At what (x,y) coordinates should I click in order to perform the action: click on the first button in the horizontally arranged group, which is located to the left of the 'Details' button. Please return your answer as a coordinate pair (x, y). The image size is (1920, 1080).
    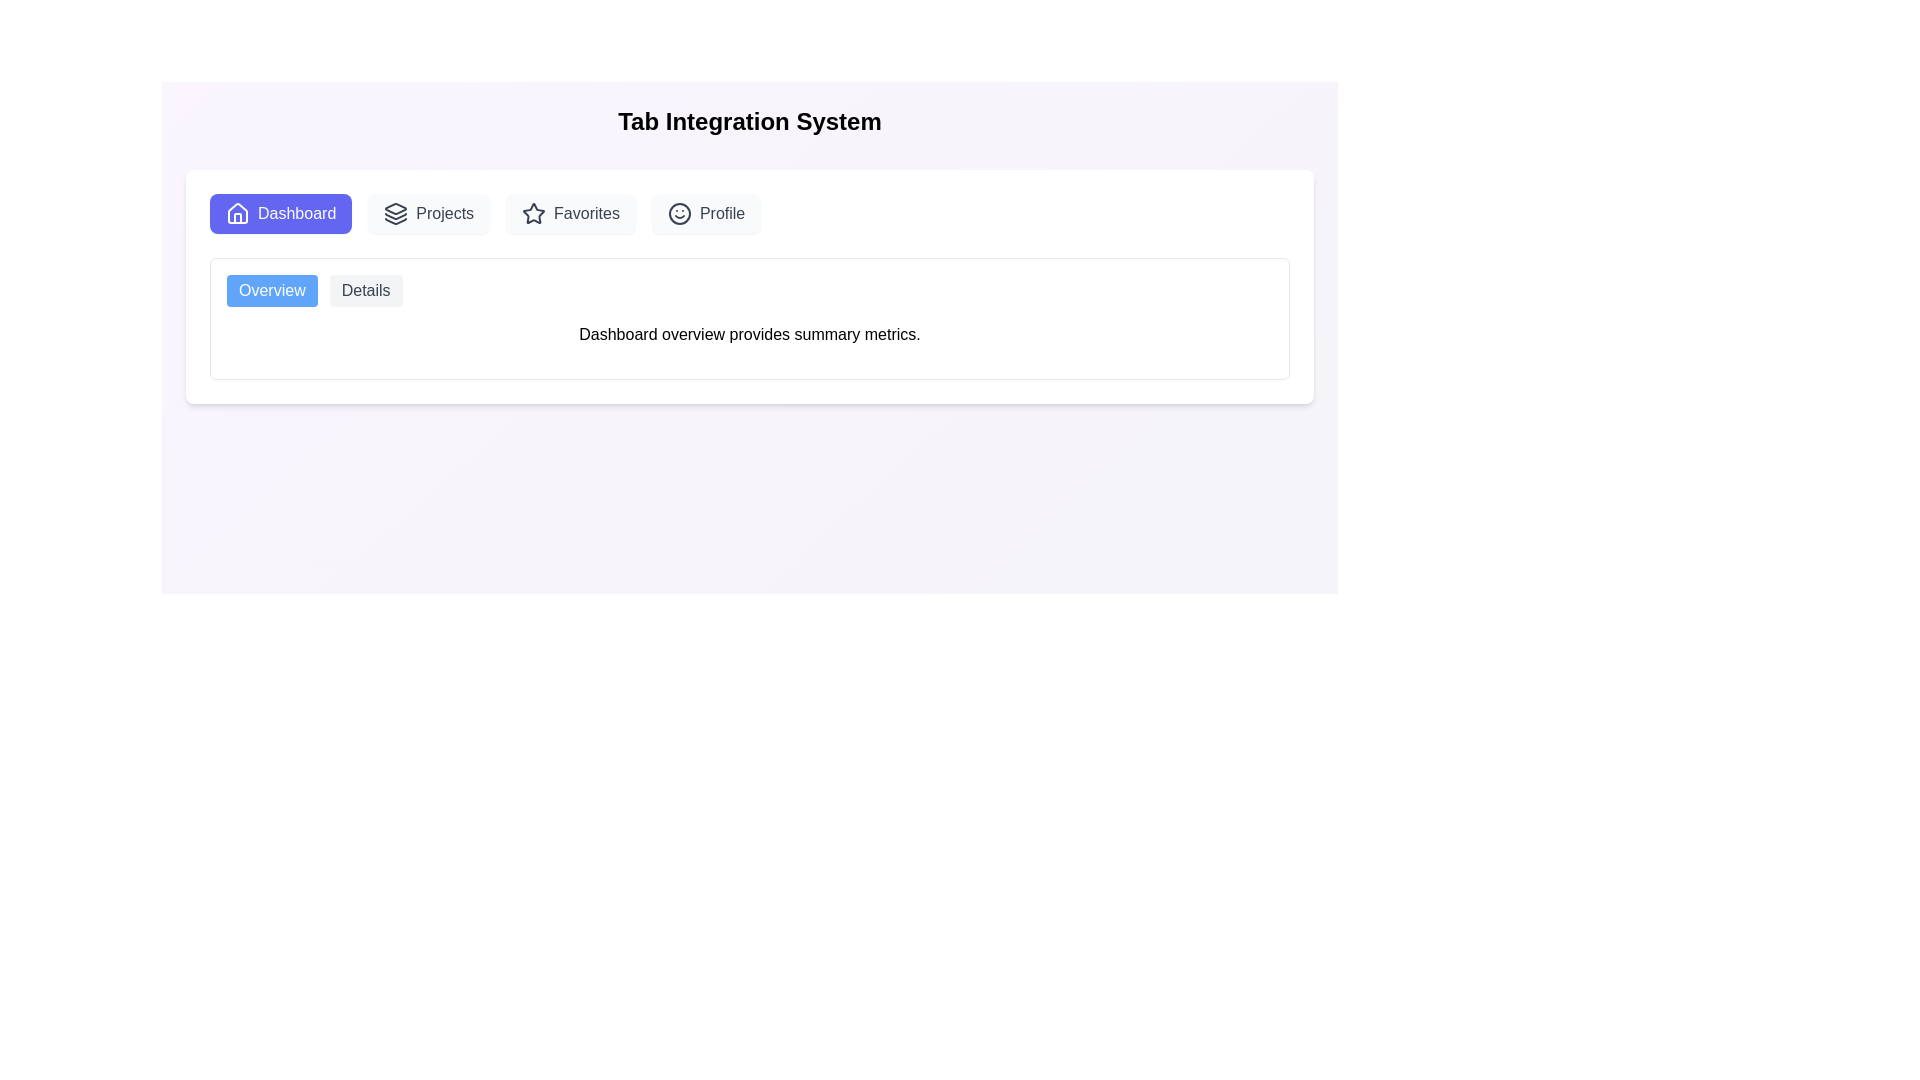
    Looking at the image, I should click on (271, 290).